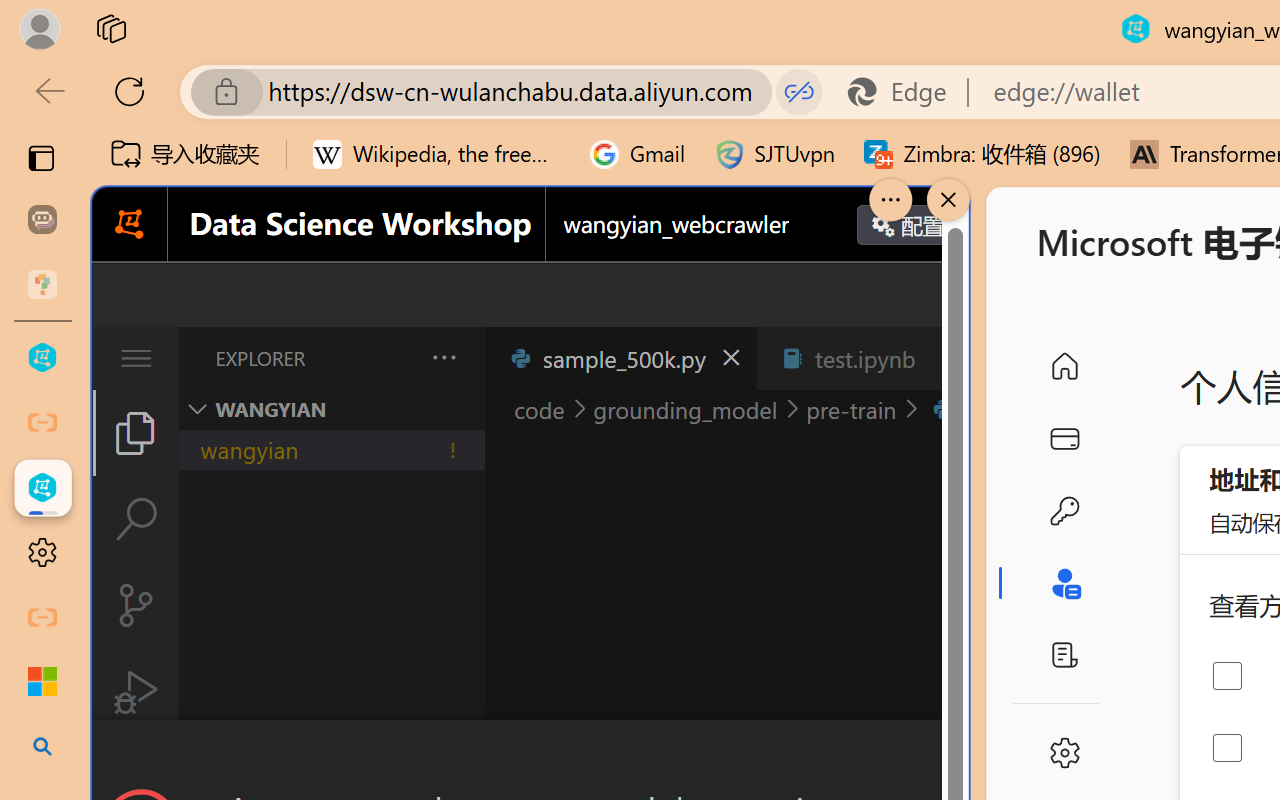 The image size is (1280, 800). What do you see at coordinates (134, 605) in the screenshot?
I see `'Source Control (Ctrl+Shift+G)'` at bounding box center [134, 605].